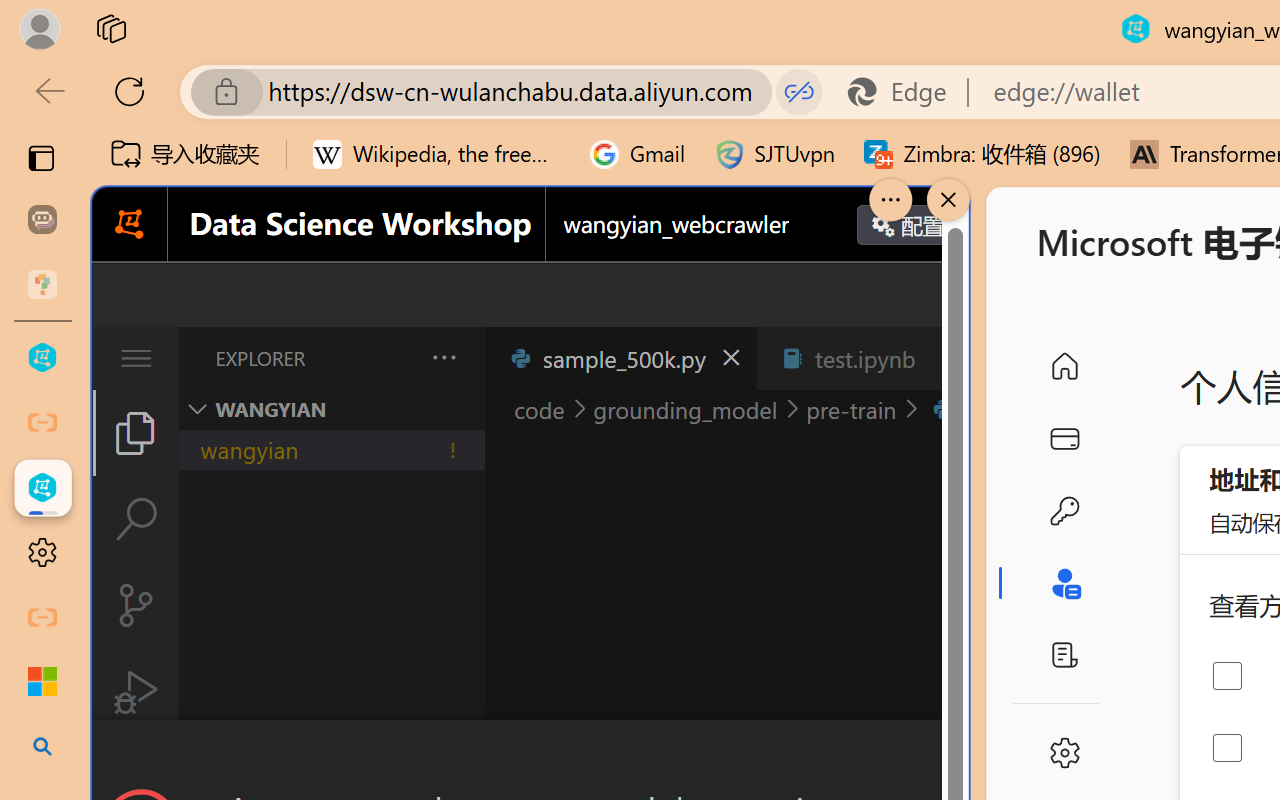 The image size is (1280, 800). What do you see at coordinates (134, 605) in the screenshot?
I see `'Source Control (Ctrl+Shift+G)'` at bounding box center [134, 605].